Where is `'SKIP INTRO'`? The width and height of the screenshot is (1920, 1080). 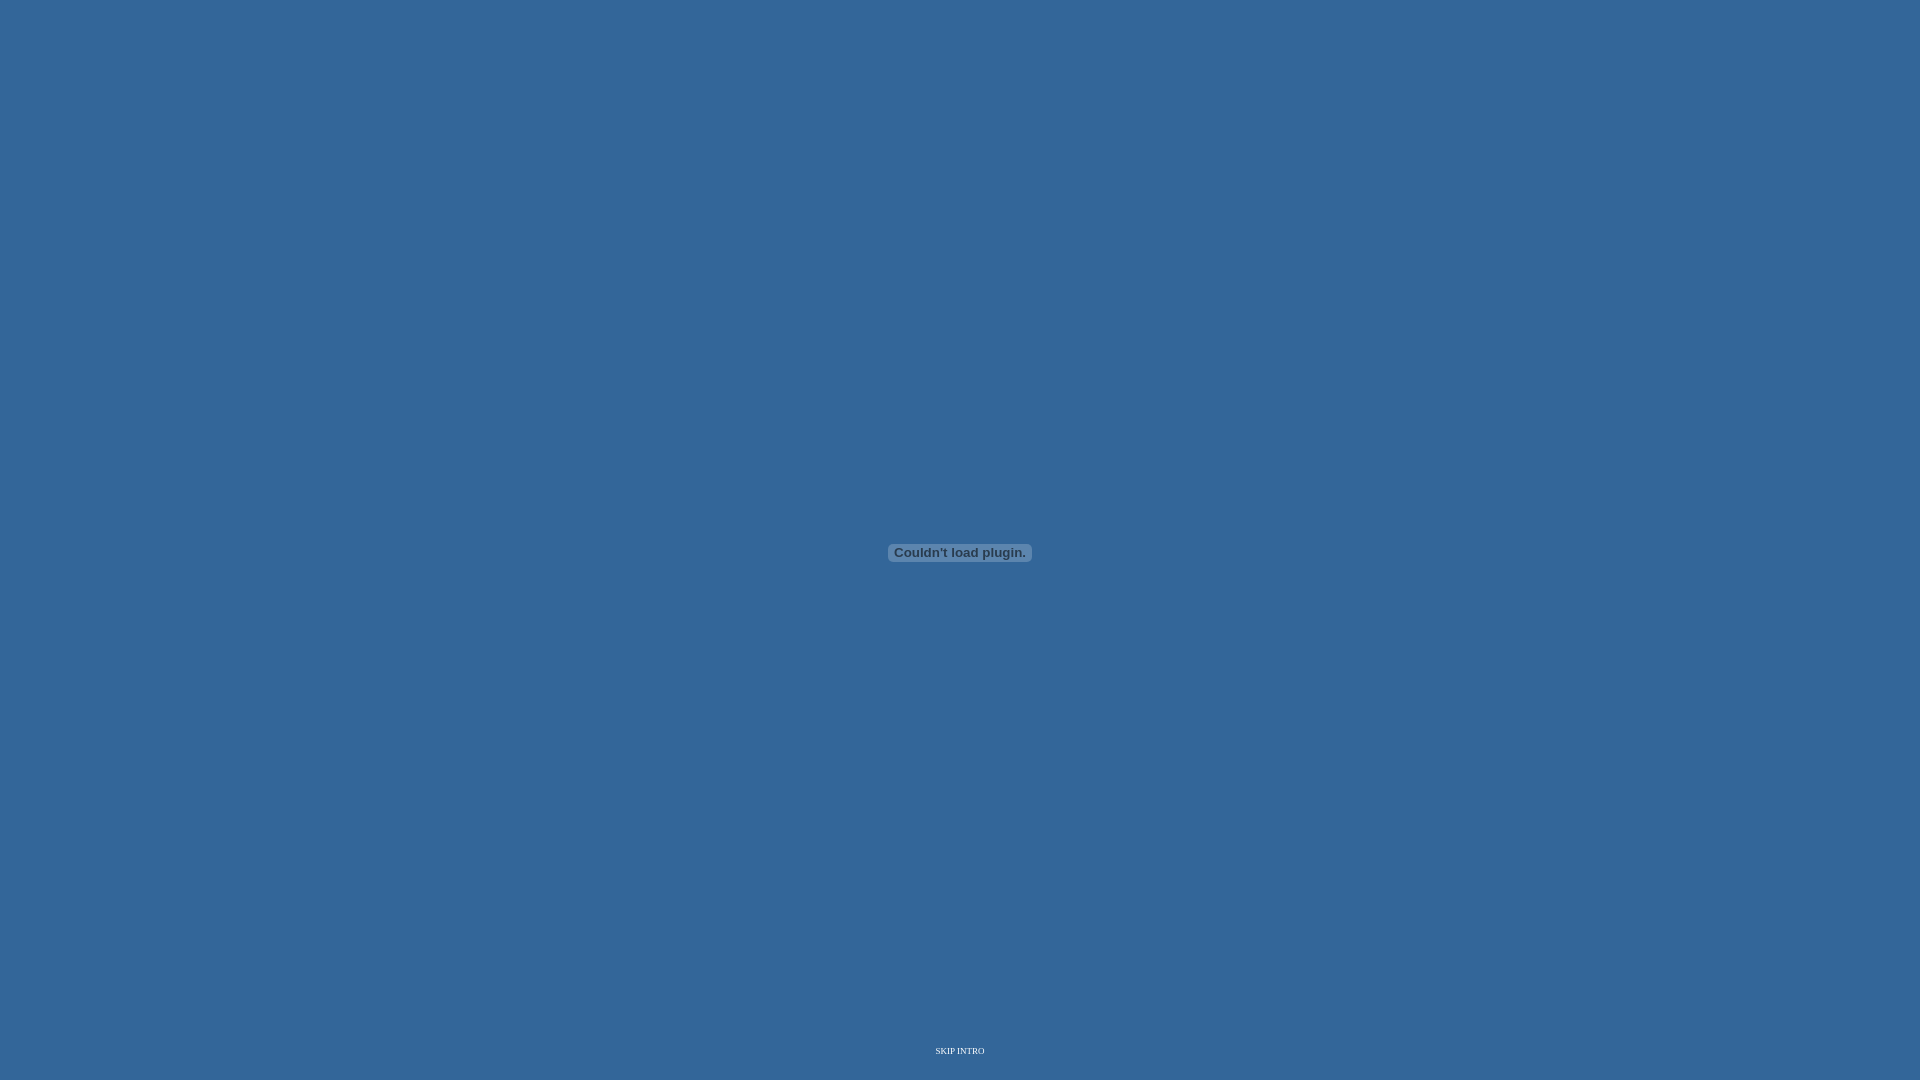 'SKIP INTRO' is located at coordinates (960, 1049).